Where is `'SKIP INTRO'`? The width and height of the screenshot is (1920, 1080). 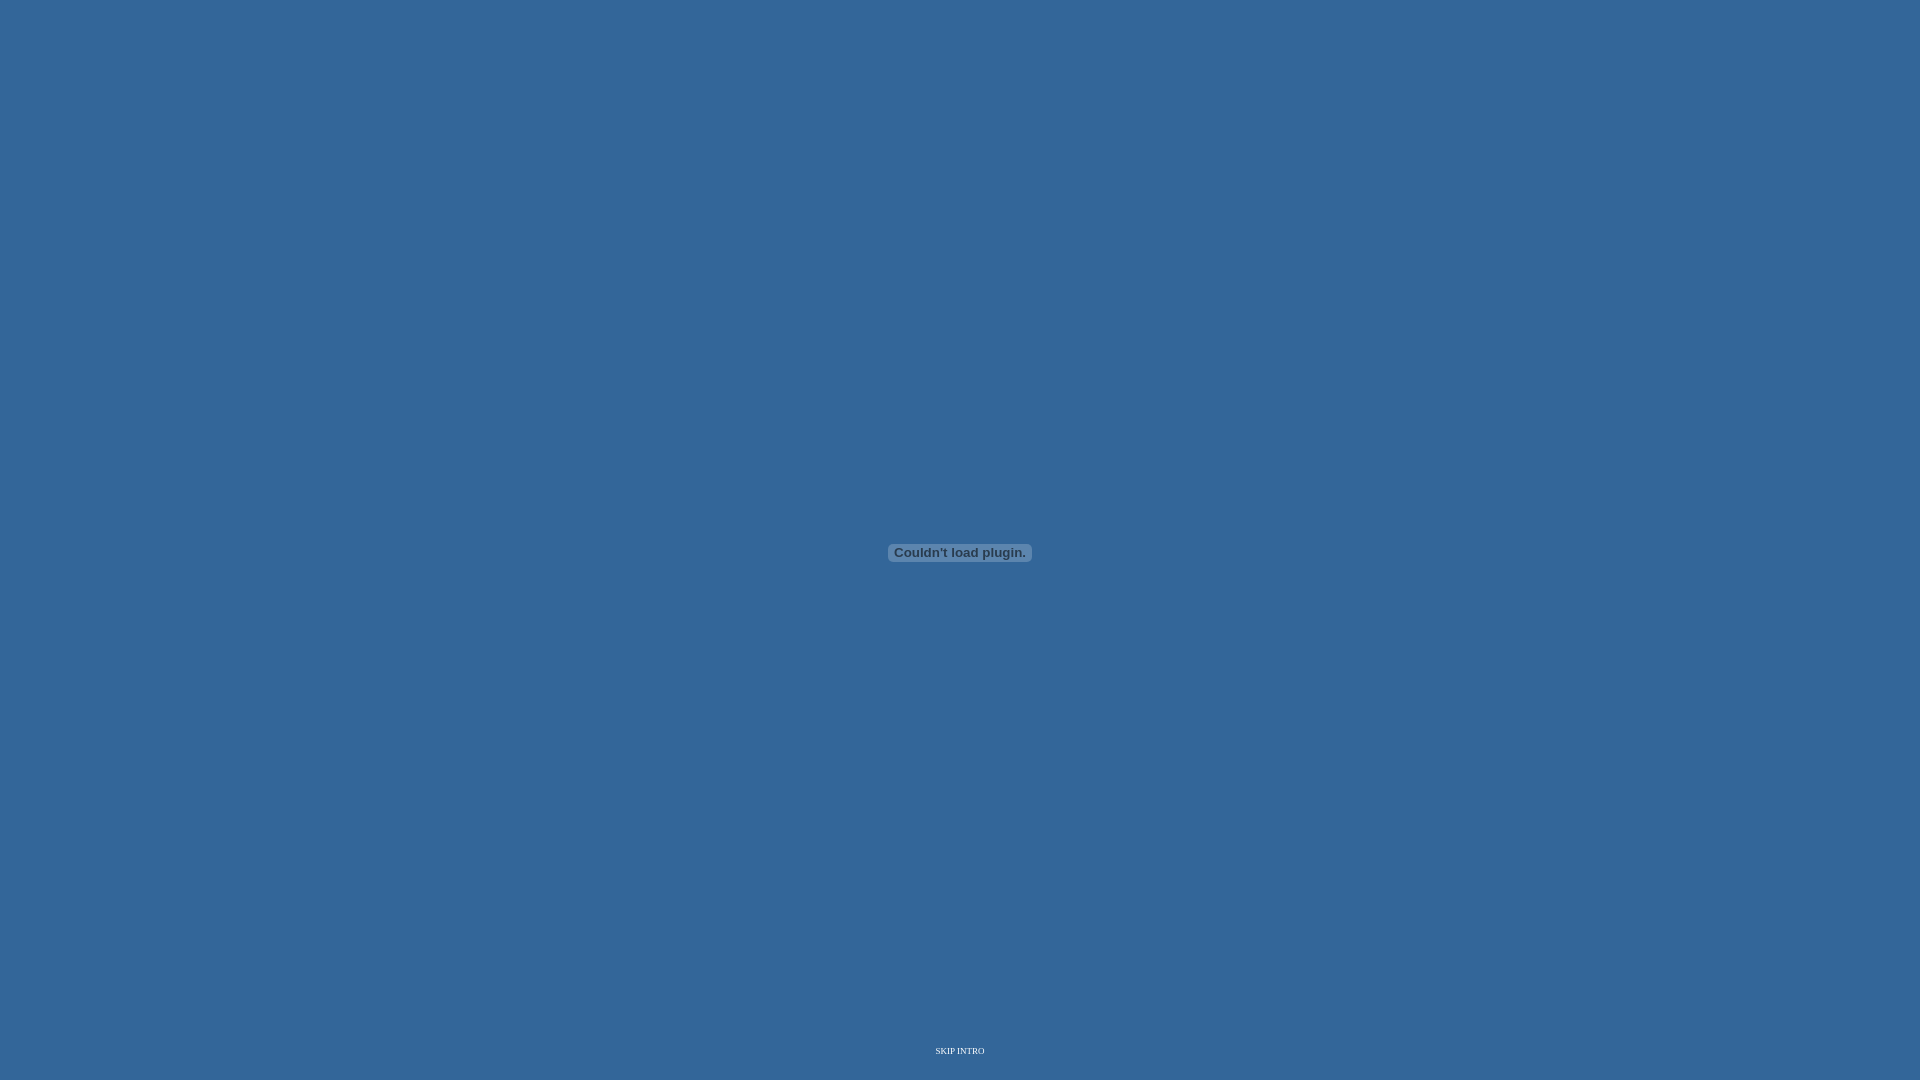 'SKIP INTRO' is located at coordinates (960, 1049).